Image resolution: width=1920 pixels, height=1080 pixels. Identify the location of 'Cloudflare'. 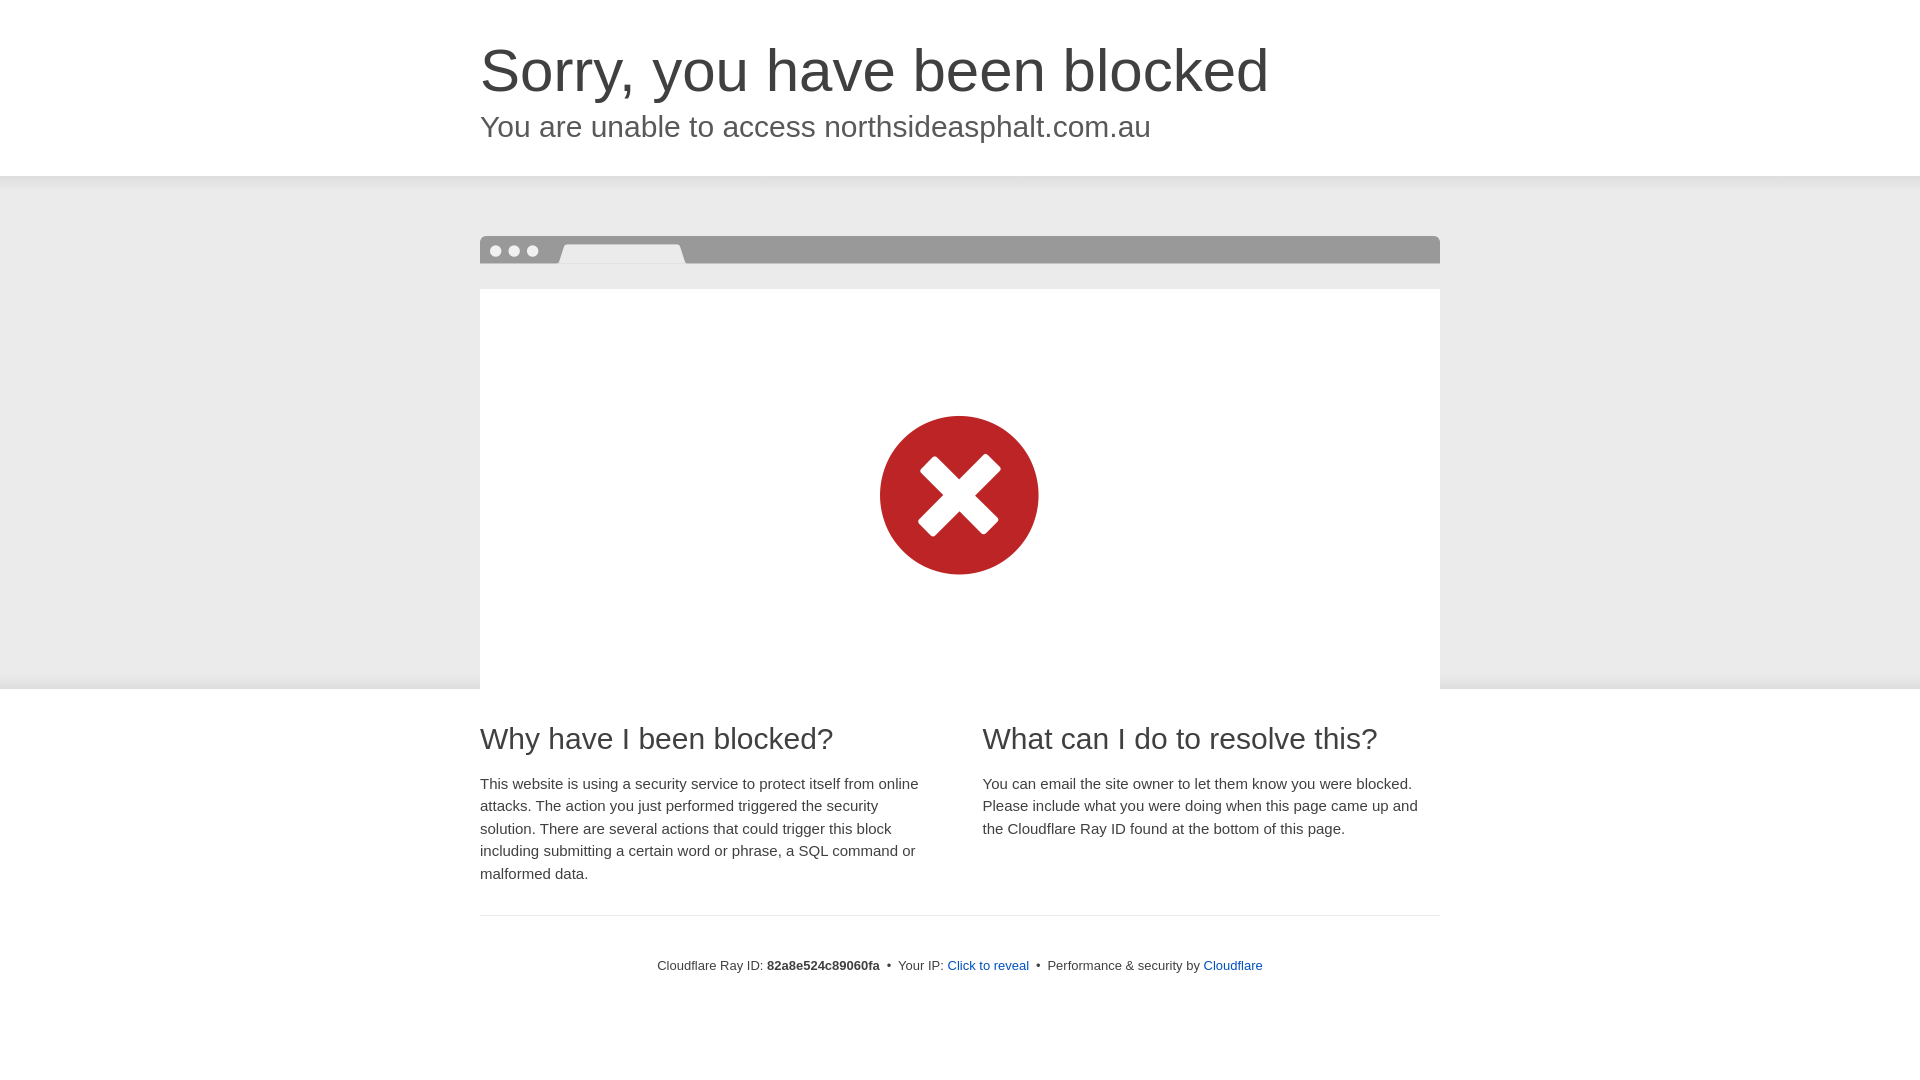
(1232, 964).